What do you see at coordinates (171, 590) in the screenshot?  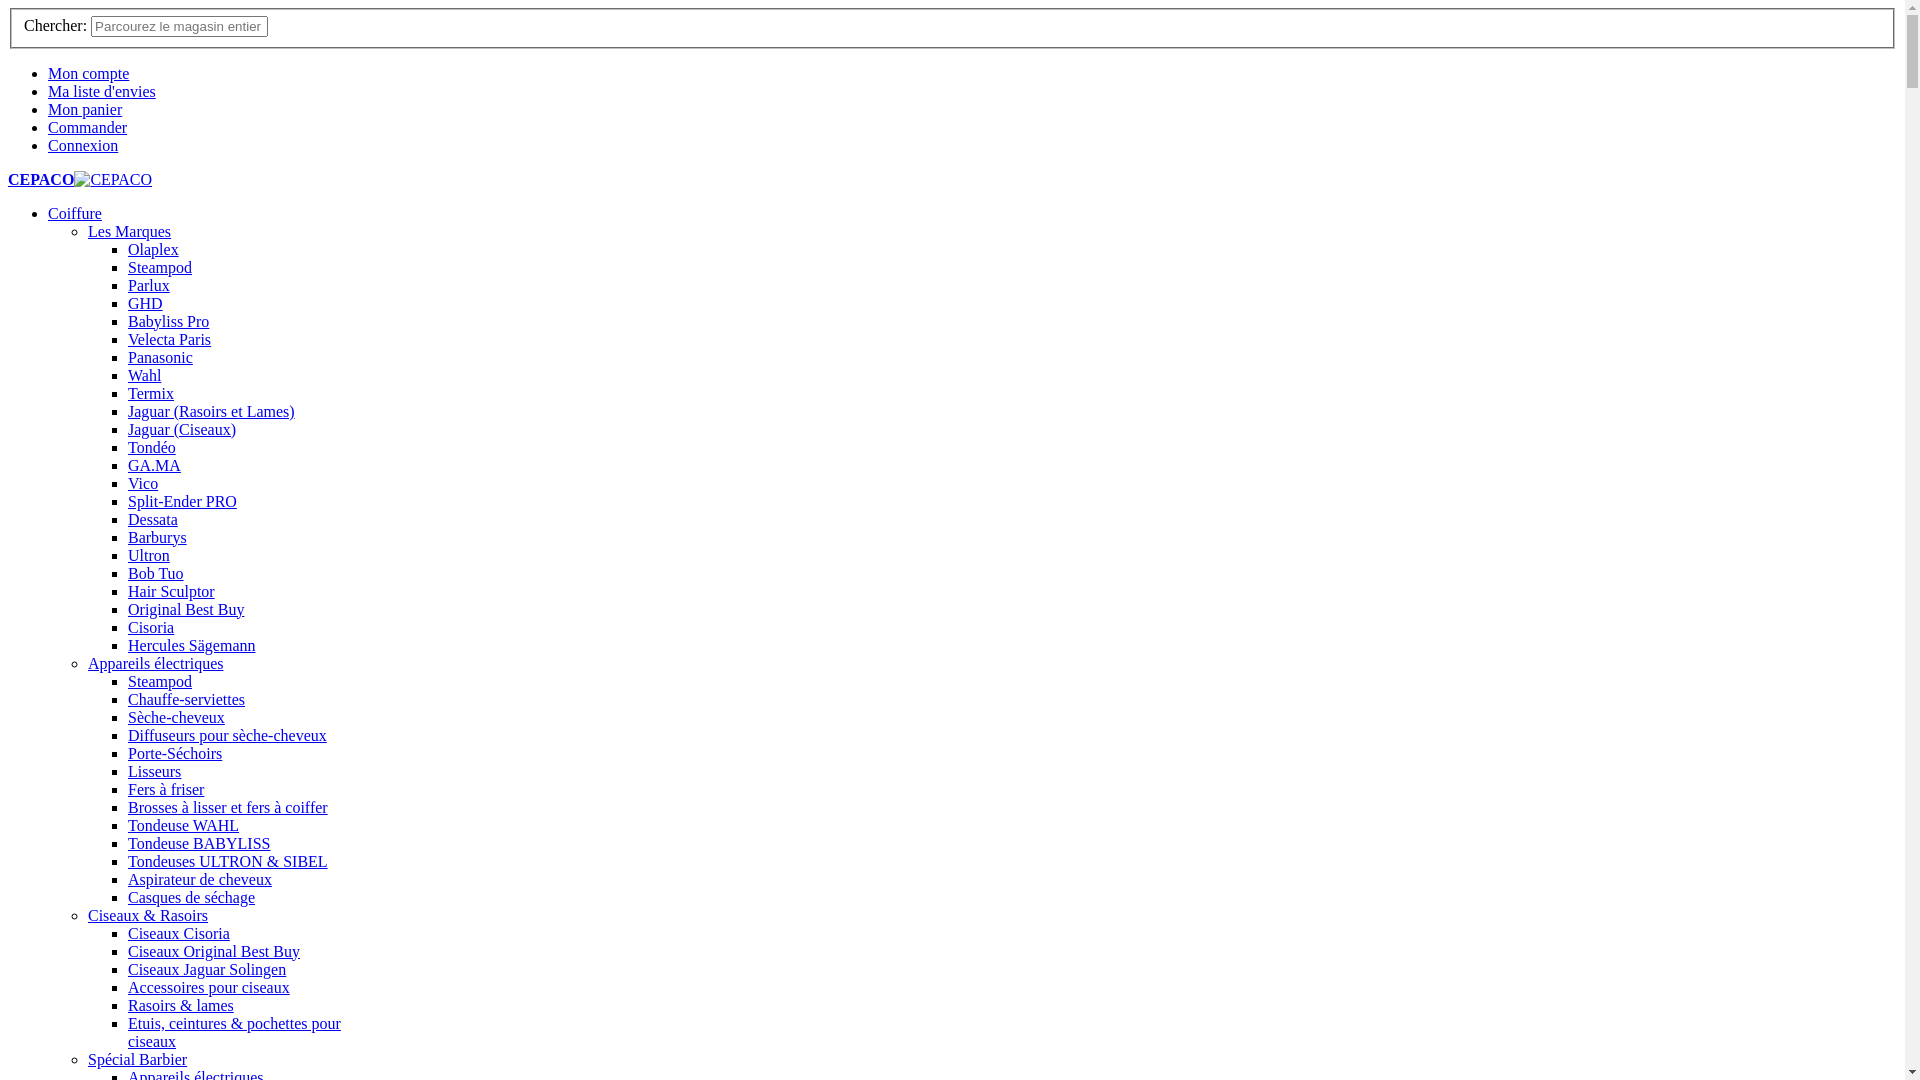 I see `'Hair Sculptor'` at bounding box center [171, 590].